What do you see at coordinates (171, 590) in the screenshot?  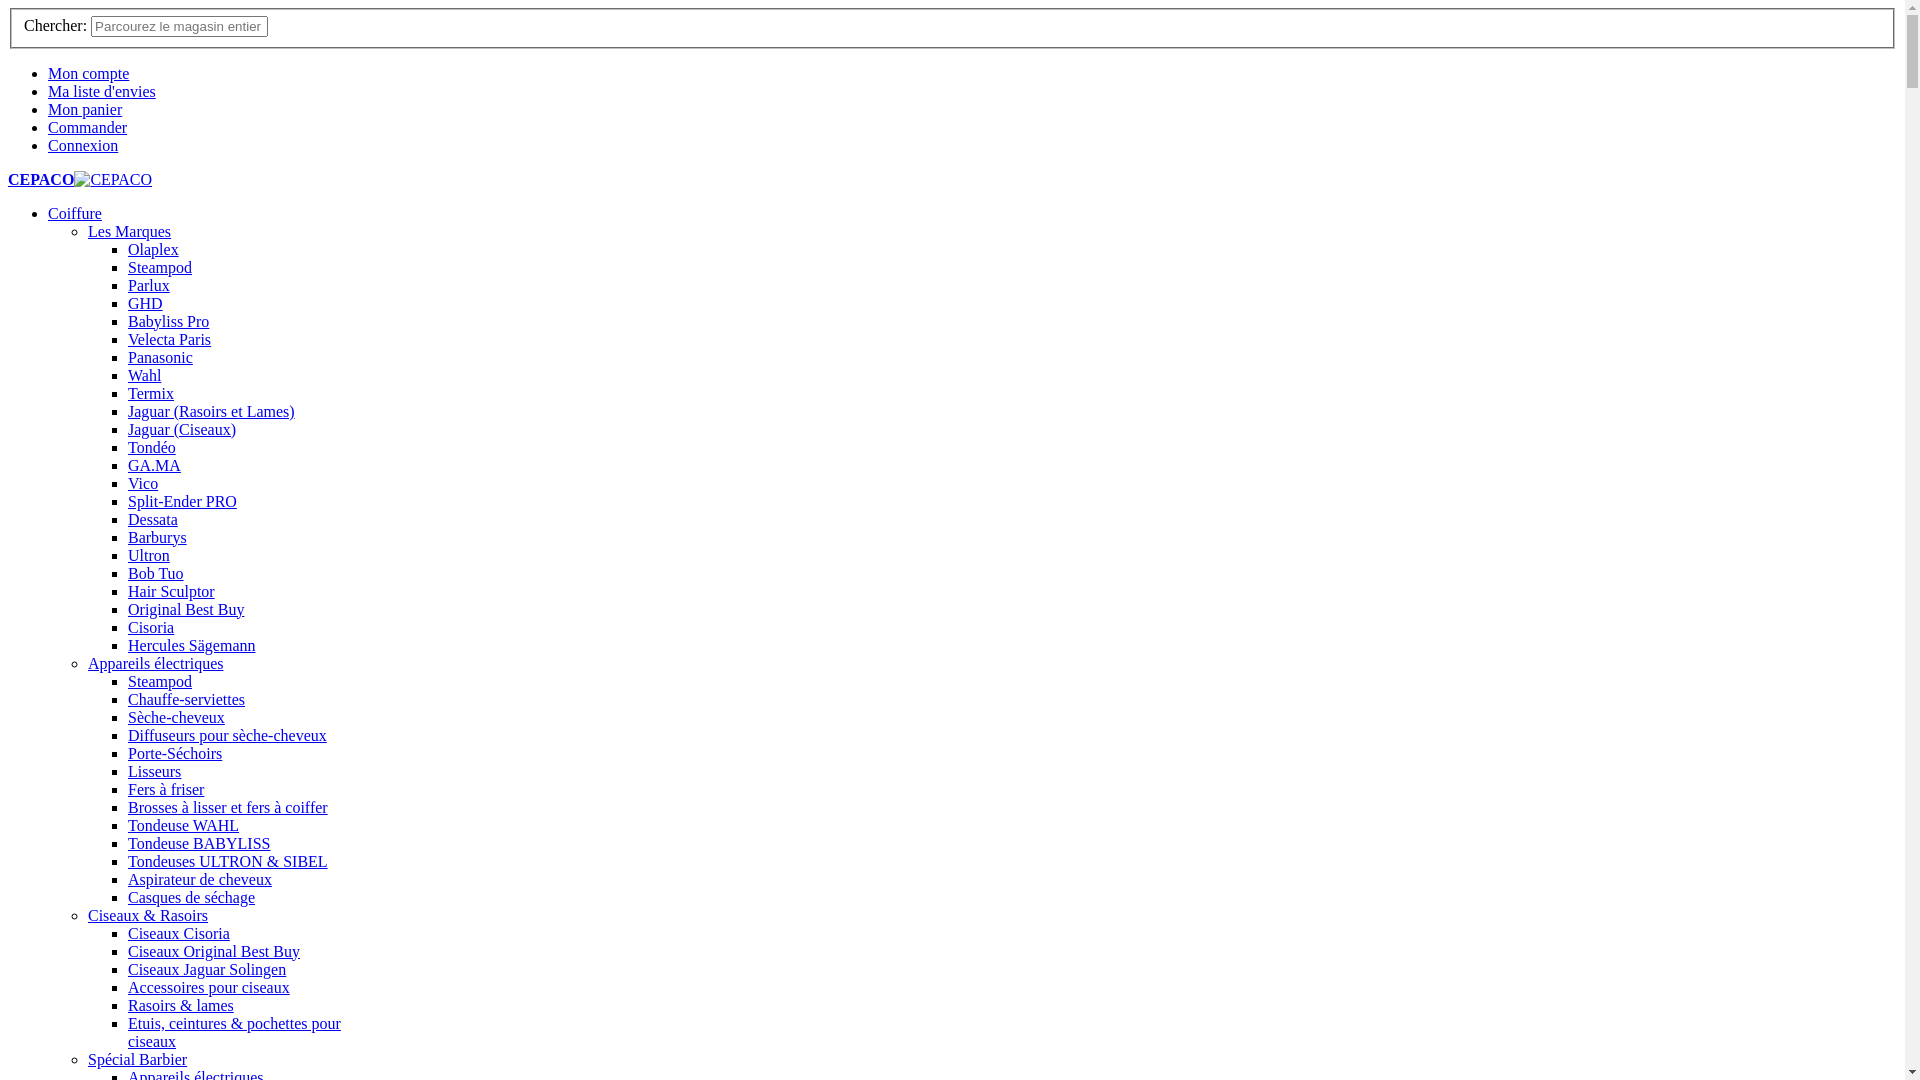 I see `'Hair Sculptor'` at bounding box center [171, 590].